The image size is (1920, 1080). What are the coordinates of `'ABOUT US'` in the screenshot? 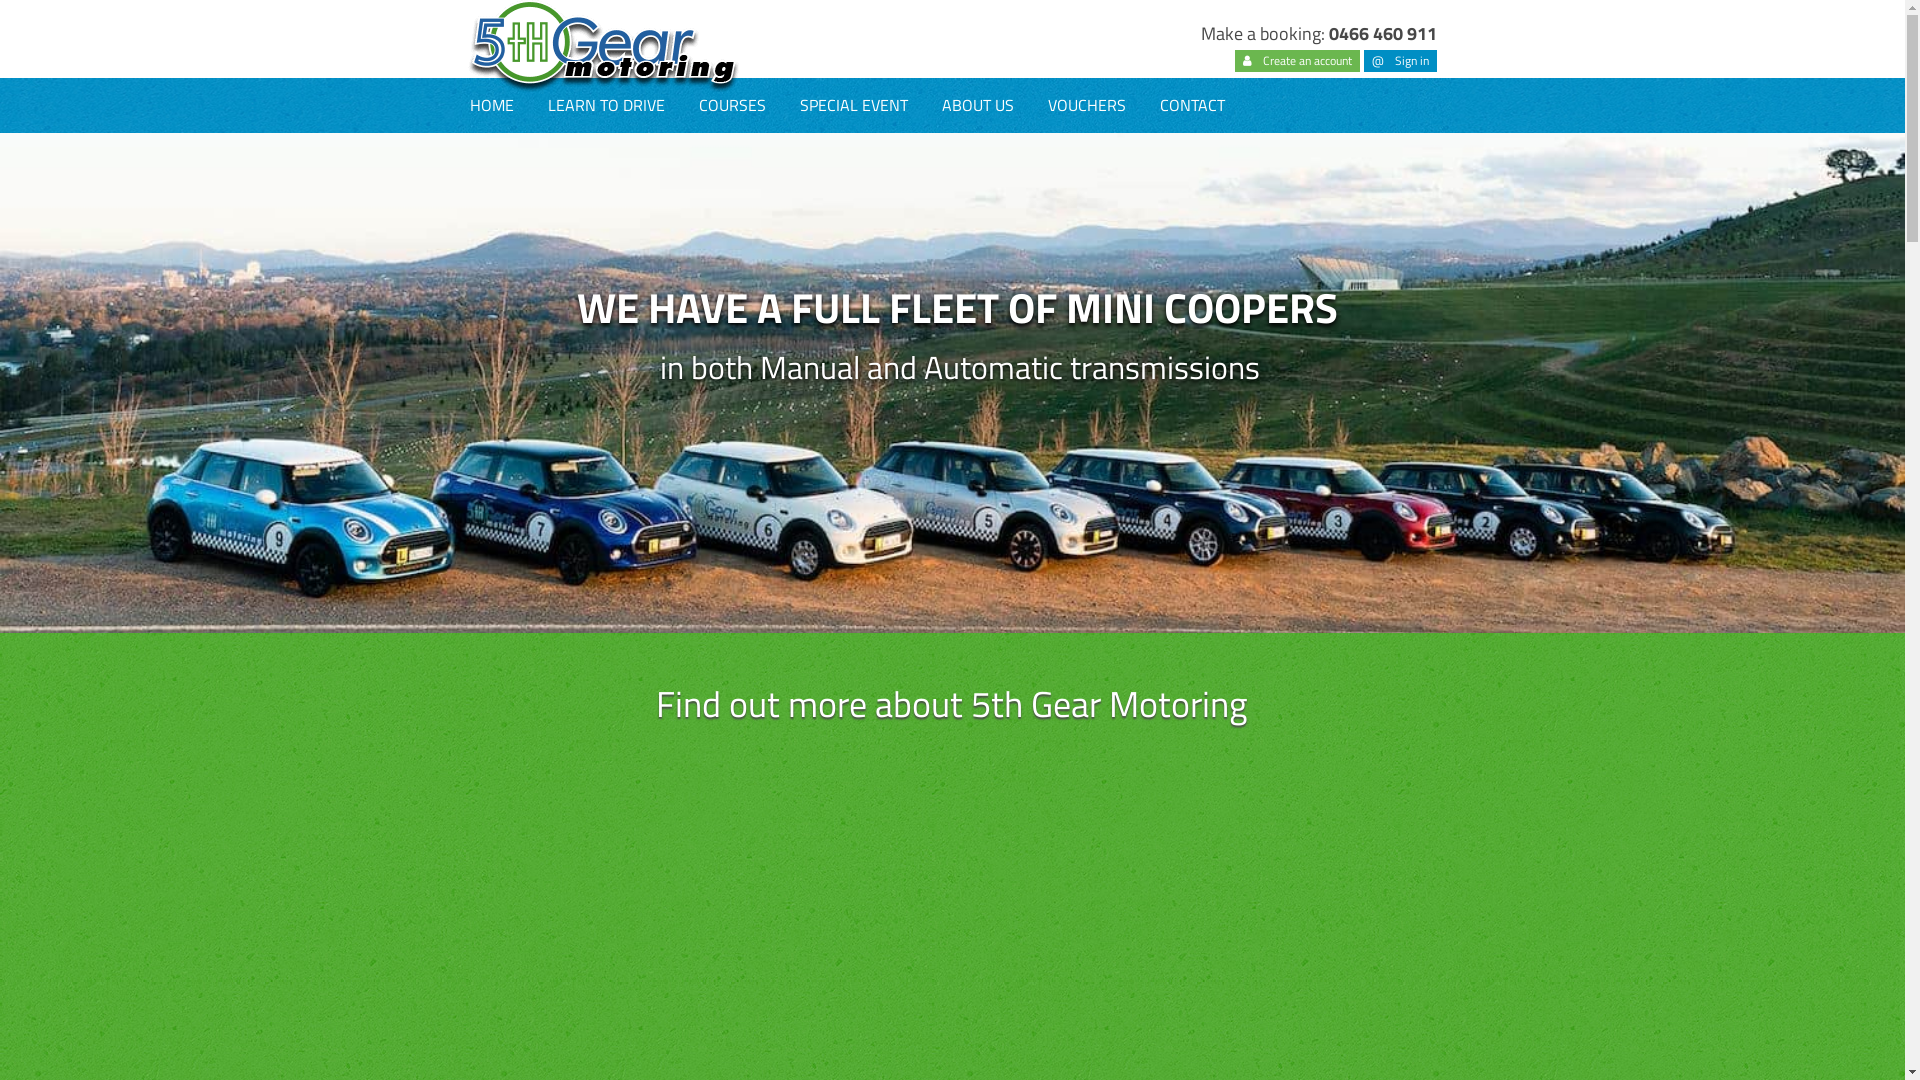 It's located at (977, 105).